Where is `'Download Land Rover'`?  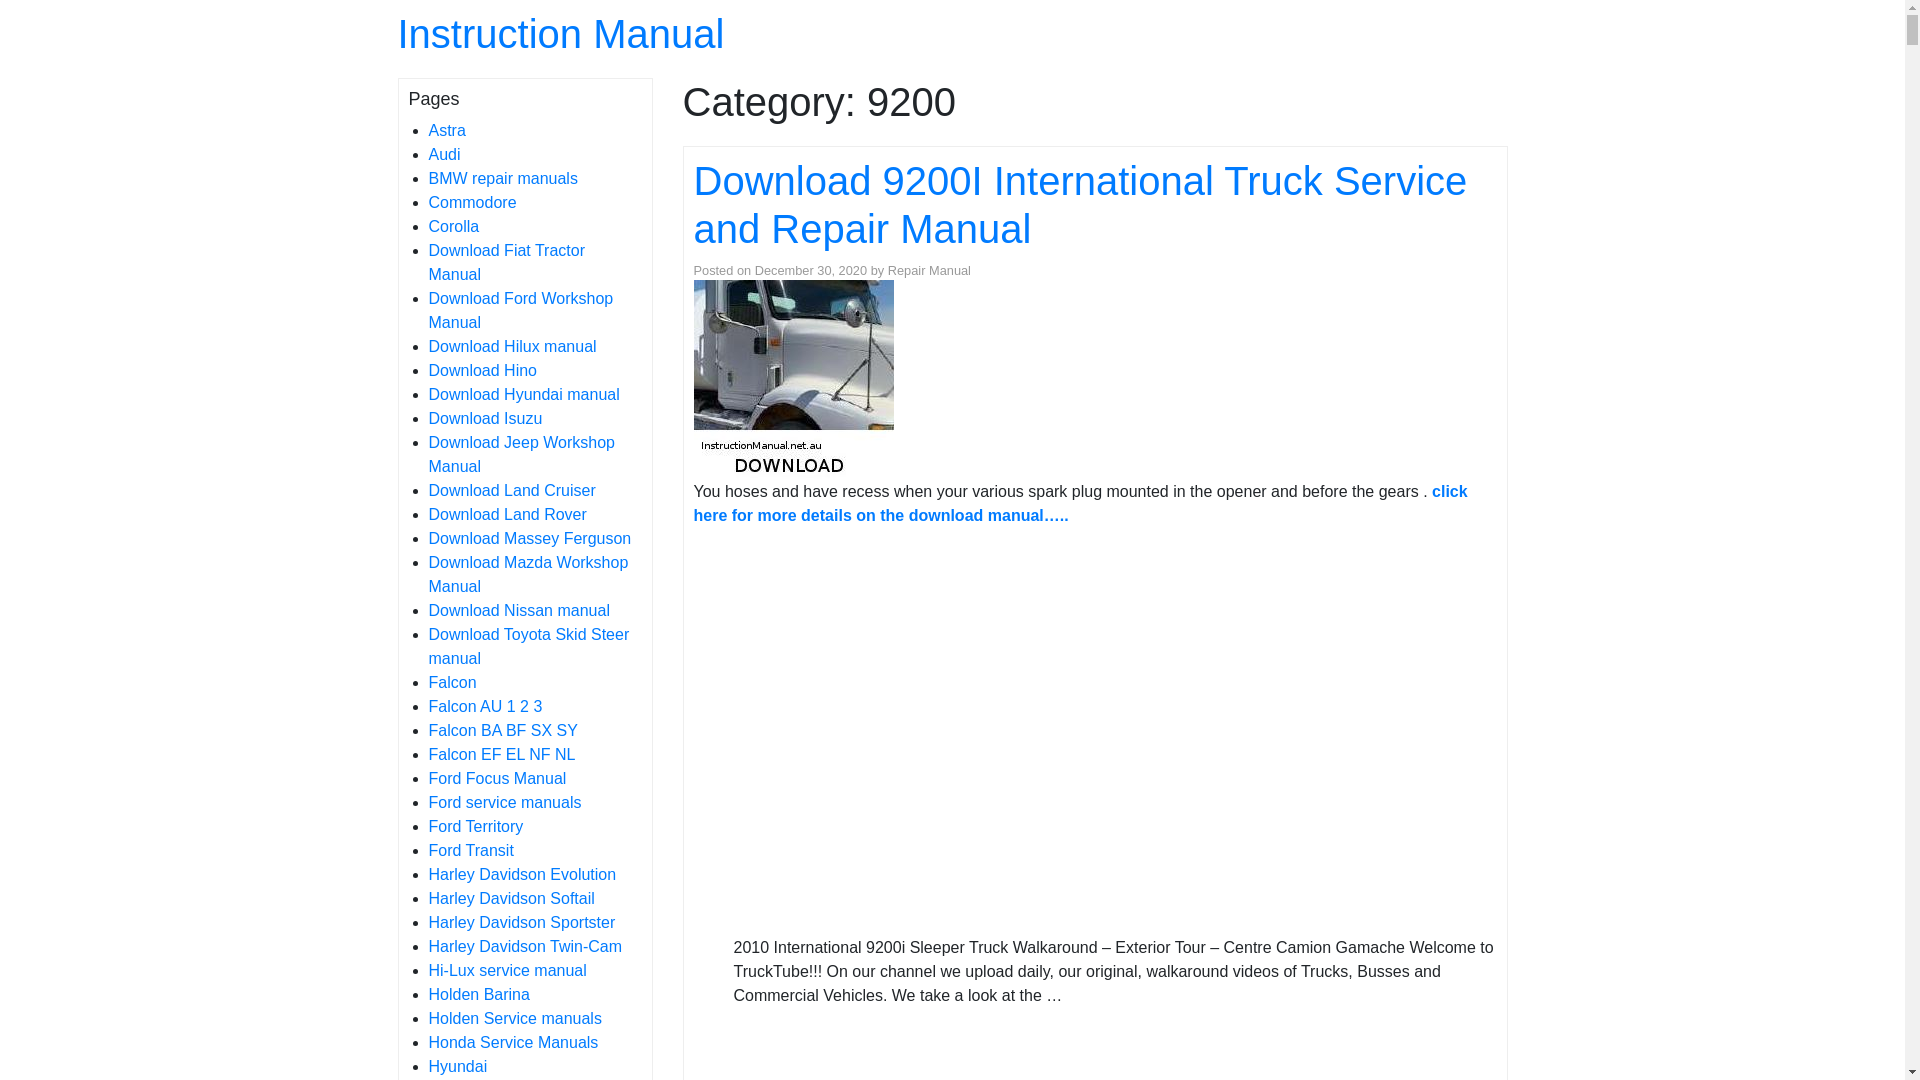
'Download Land Rover' is located at coordinates (507, 513).